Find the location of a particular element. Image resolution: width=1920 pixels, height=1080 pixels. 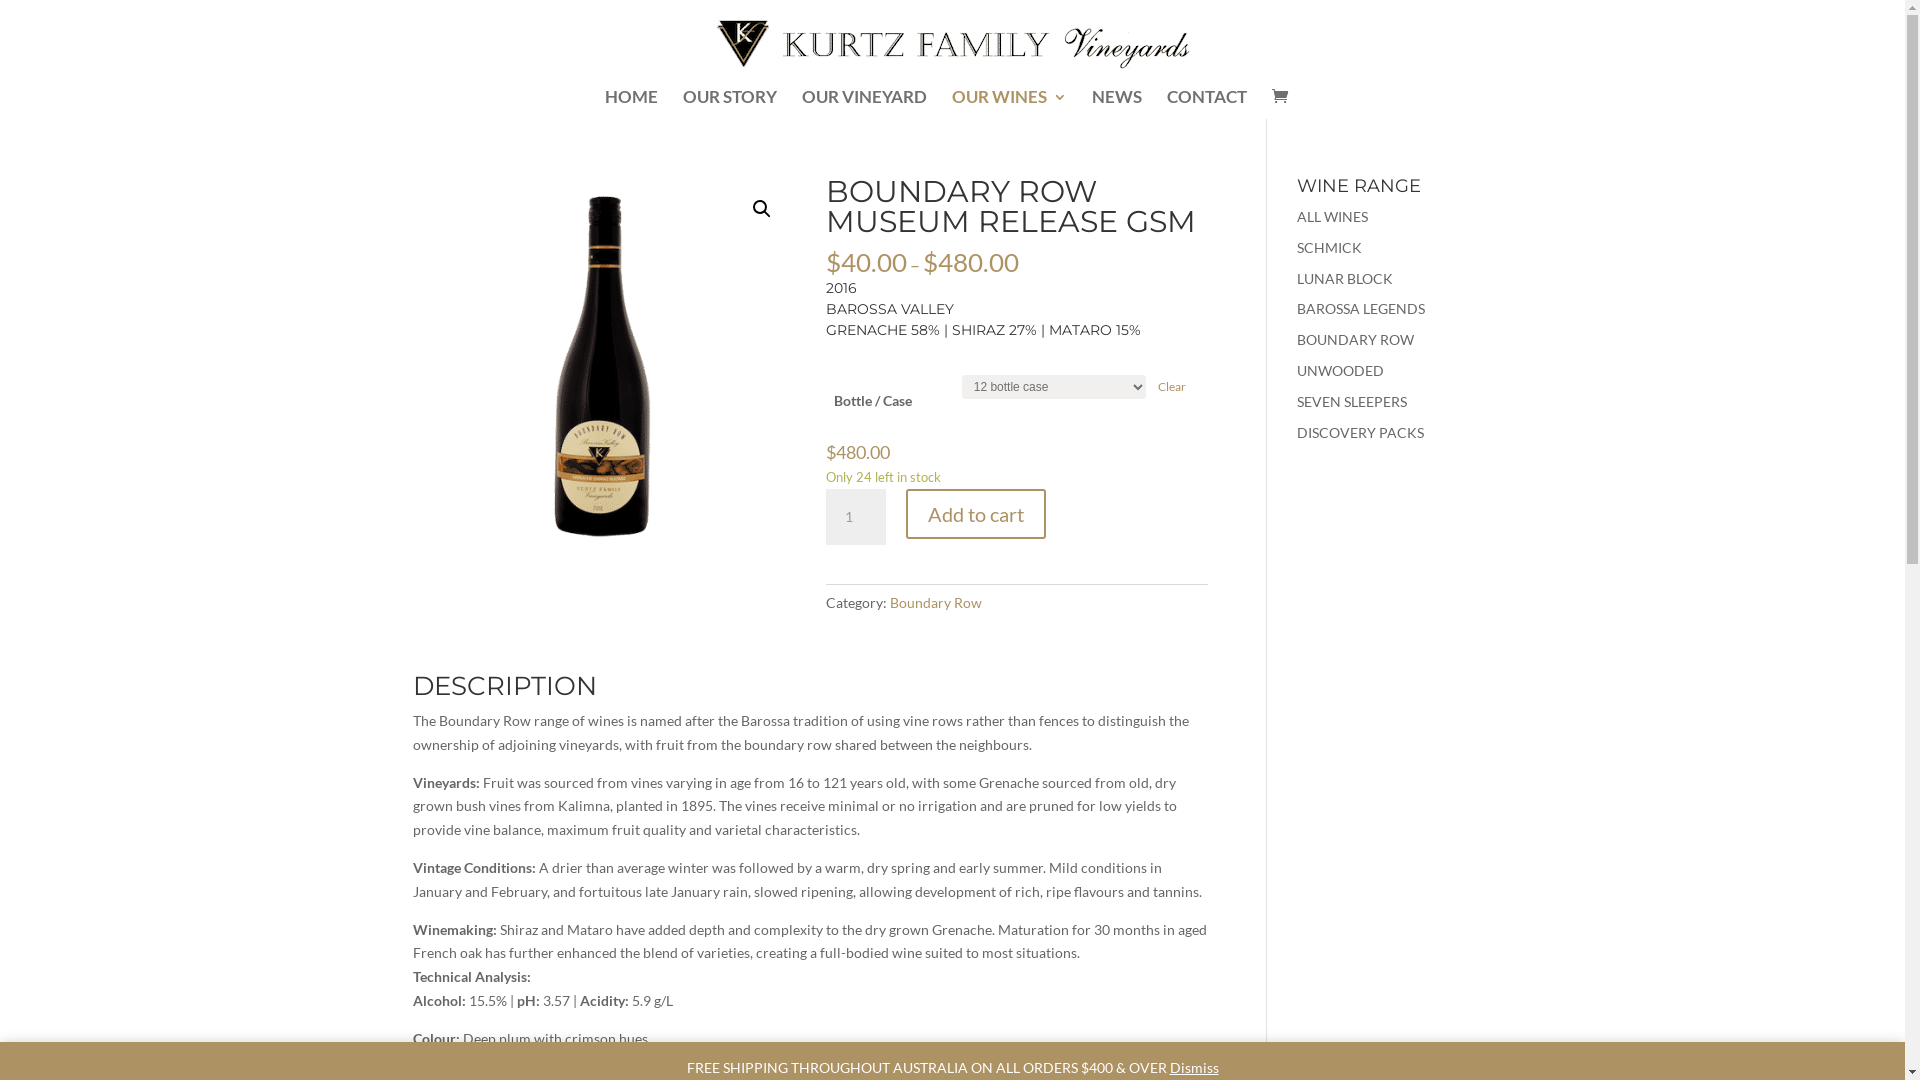

'UNWOODED' is located at coordinates (1340, 370).